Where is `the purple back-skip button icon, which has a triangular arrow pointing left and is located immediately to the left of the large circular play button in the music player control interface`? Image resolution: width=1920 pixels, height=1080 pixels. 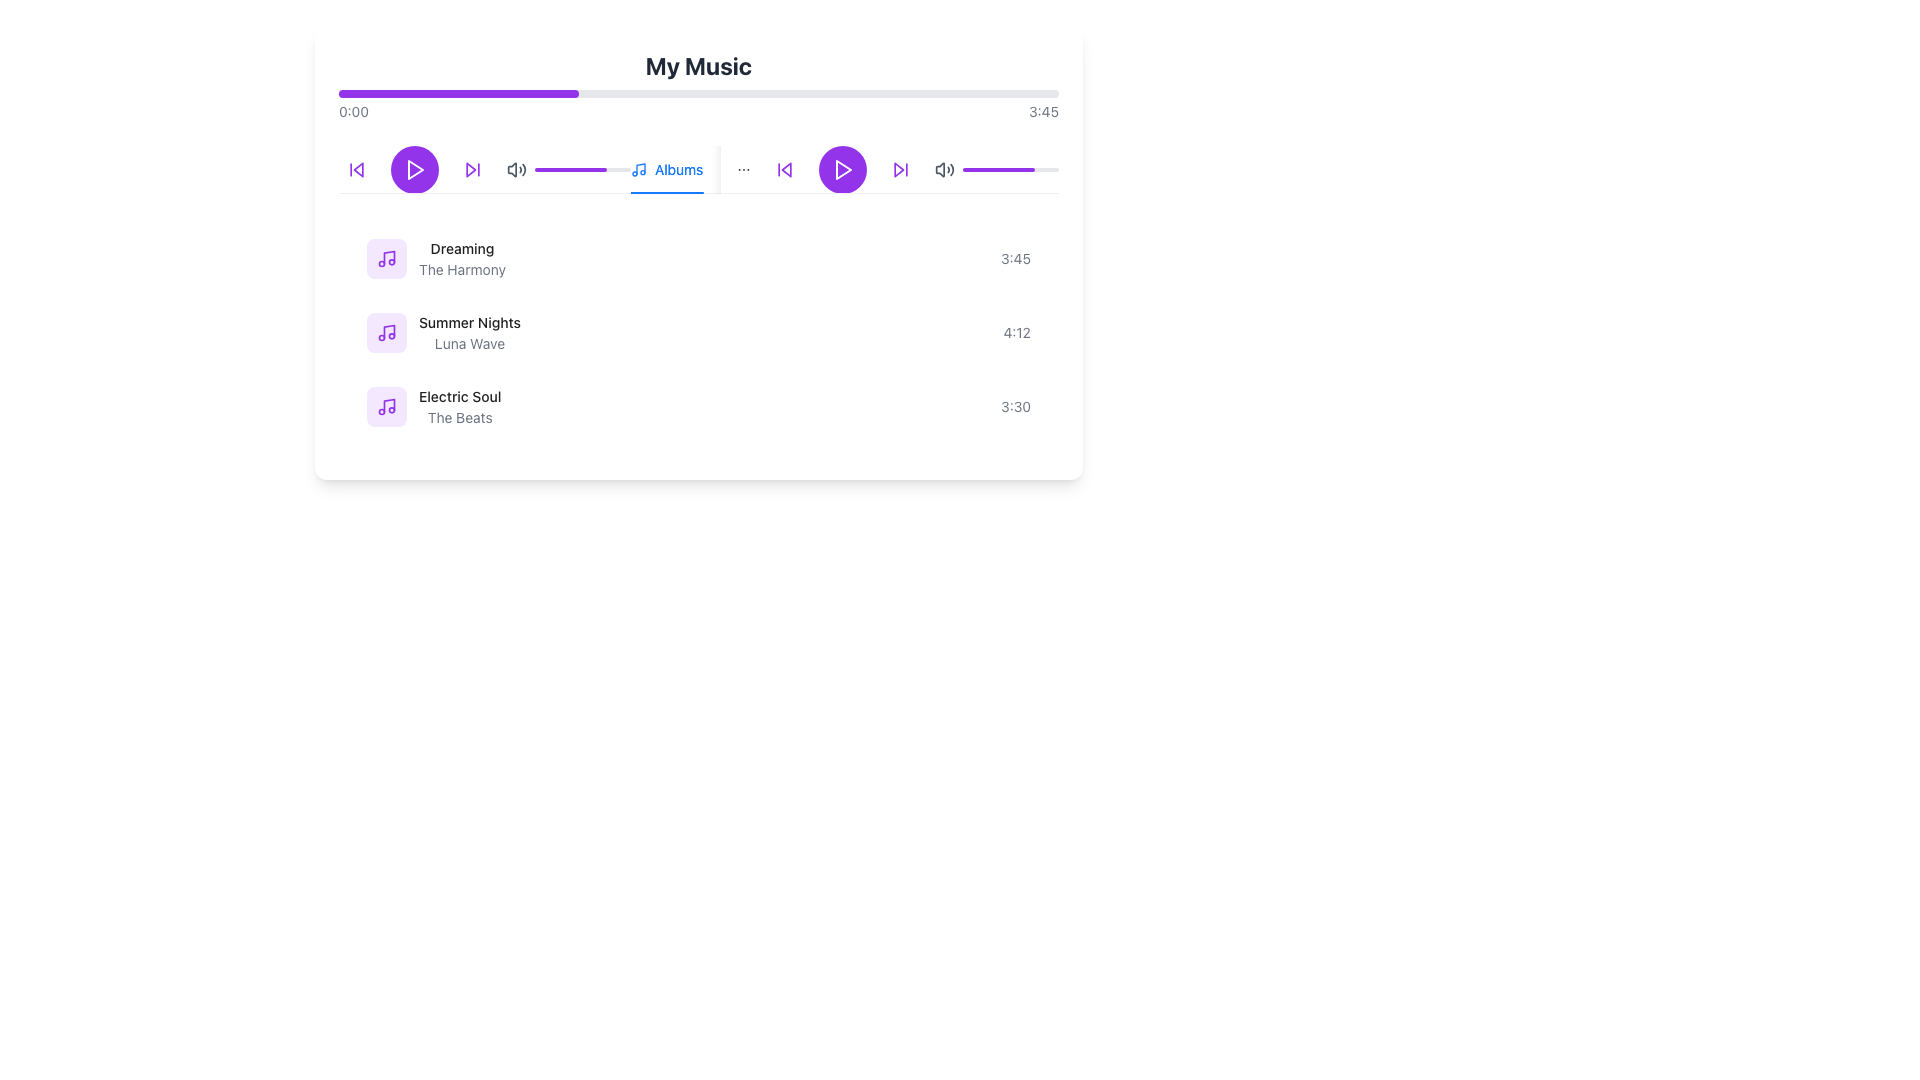 the purple back-skip button icon, which has a triangular arrow pointing left and is located immediately to the left of the large circular play button in the music player control interface is located at coordinates (356, 168).